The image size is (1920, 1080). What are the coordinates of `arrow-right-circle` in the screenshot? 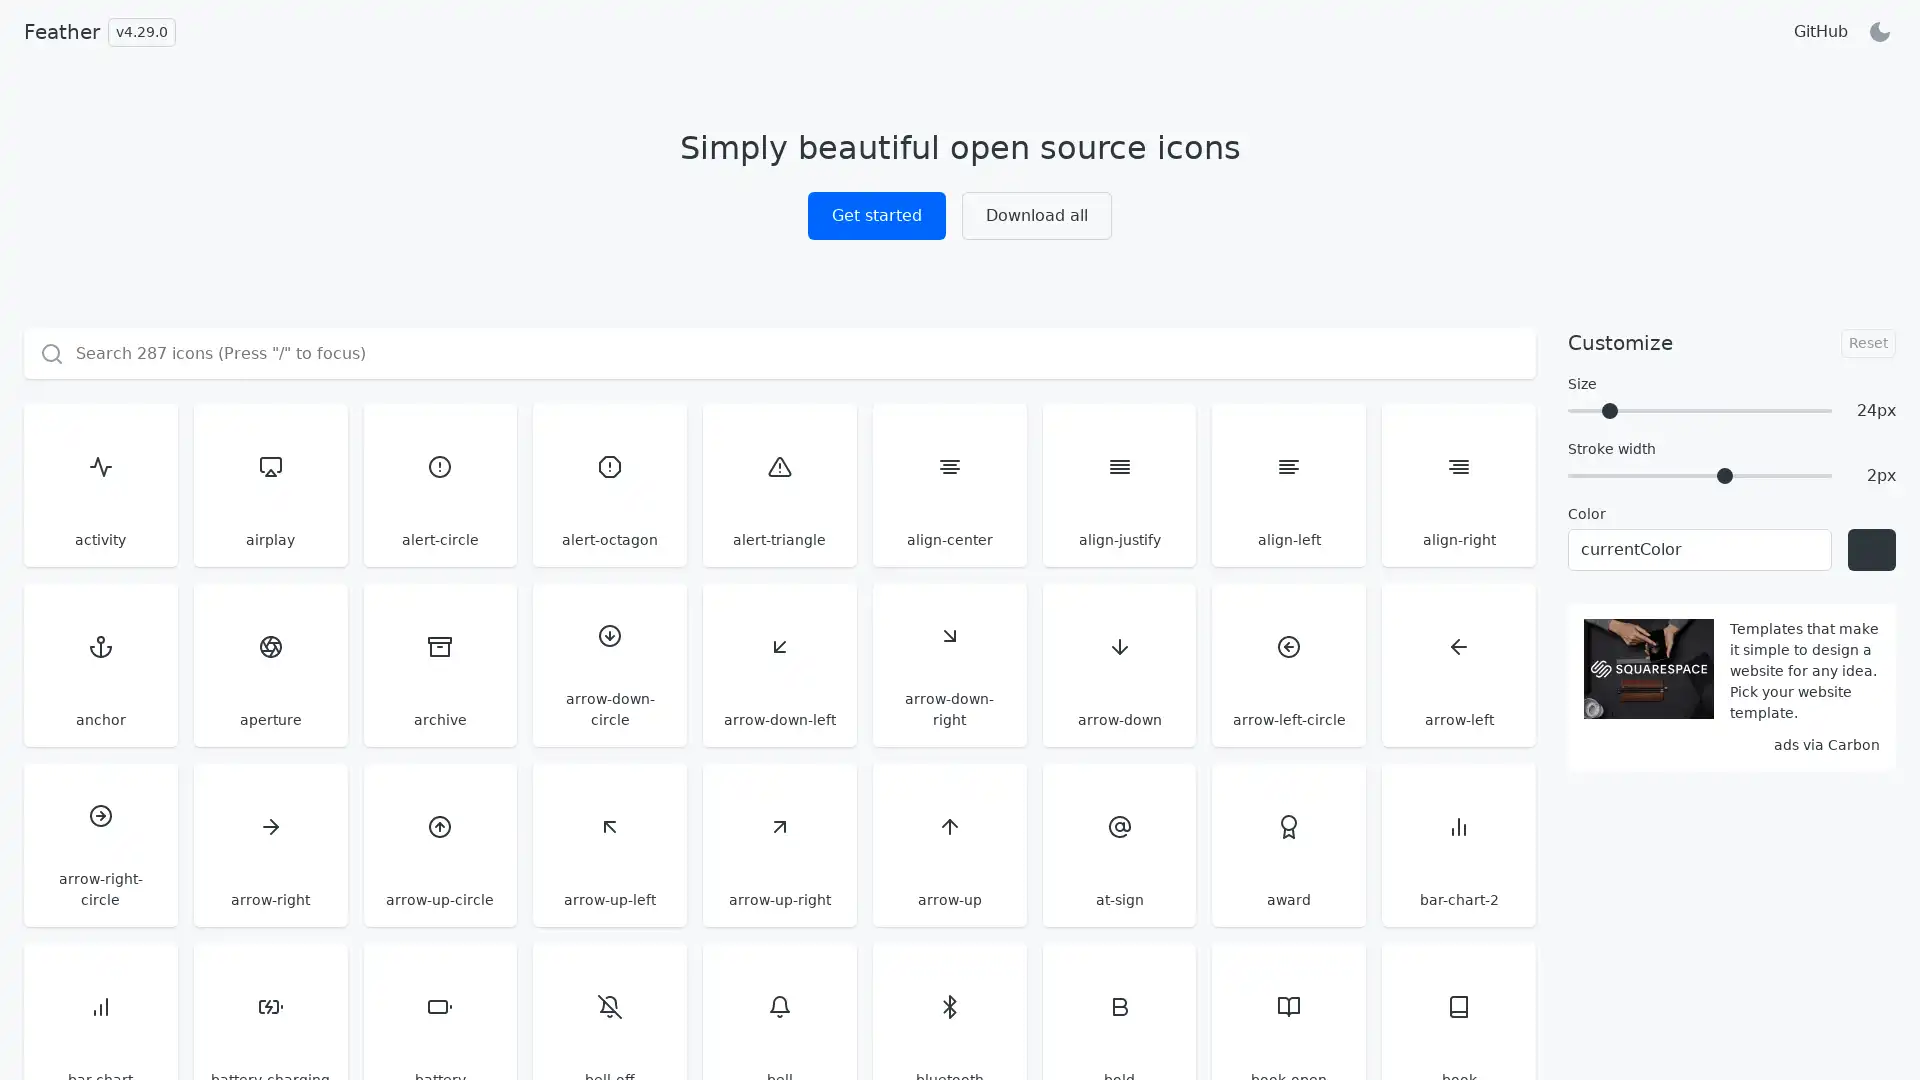 It's located at (99, 844).